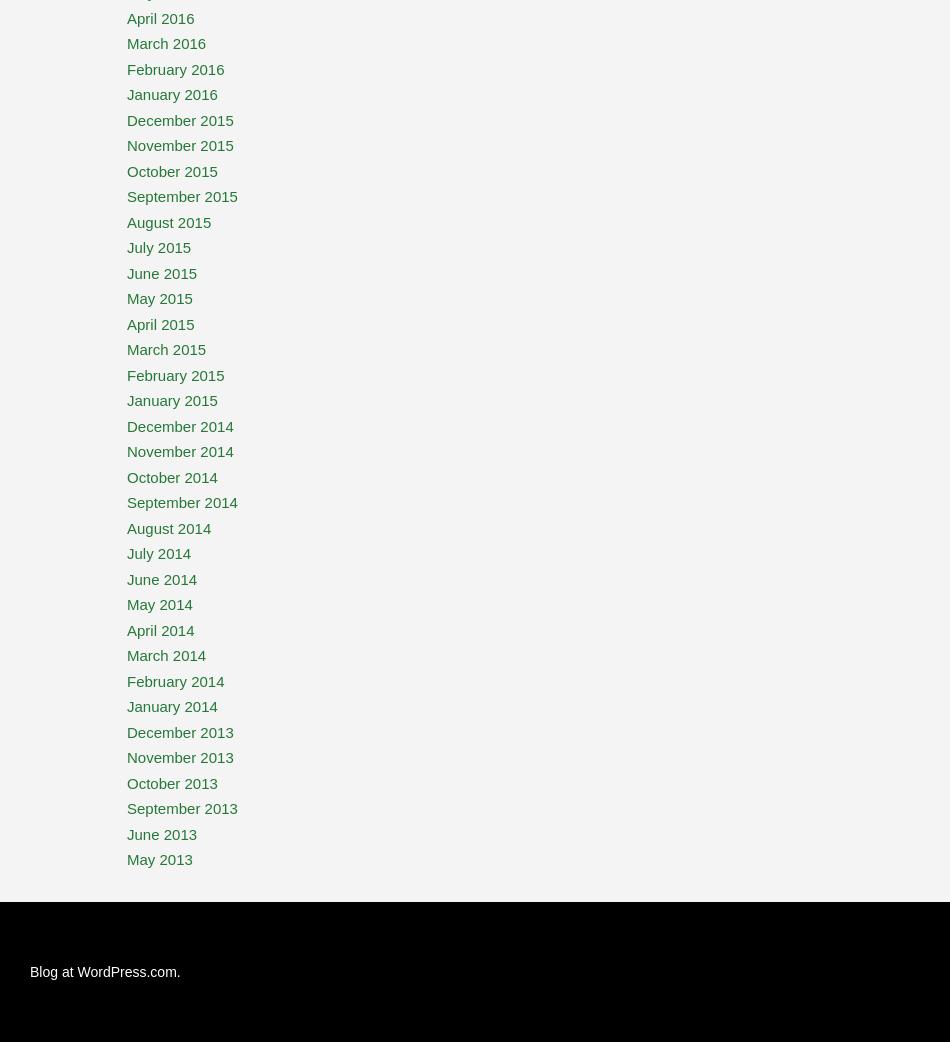 The image size is (950, 1042). Describe the element at coordinates (166, 655) in the screenshot. I see `'March 2014'` at that location.